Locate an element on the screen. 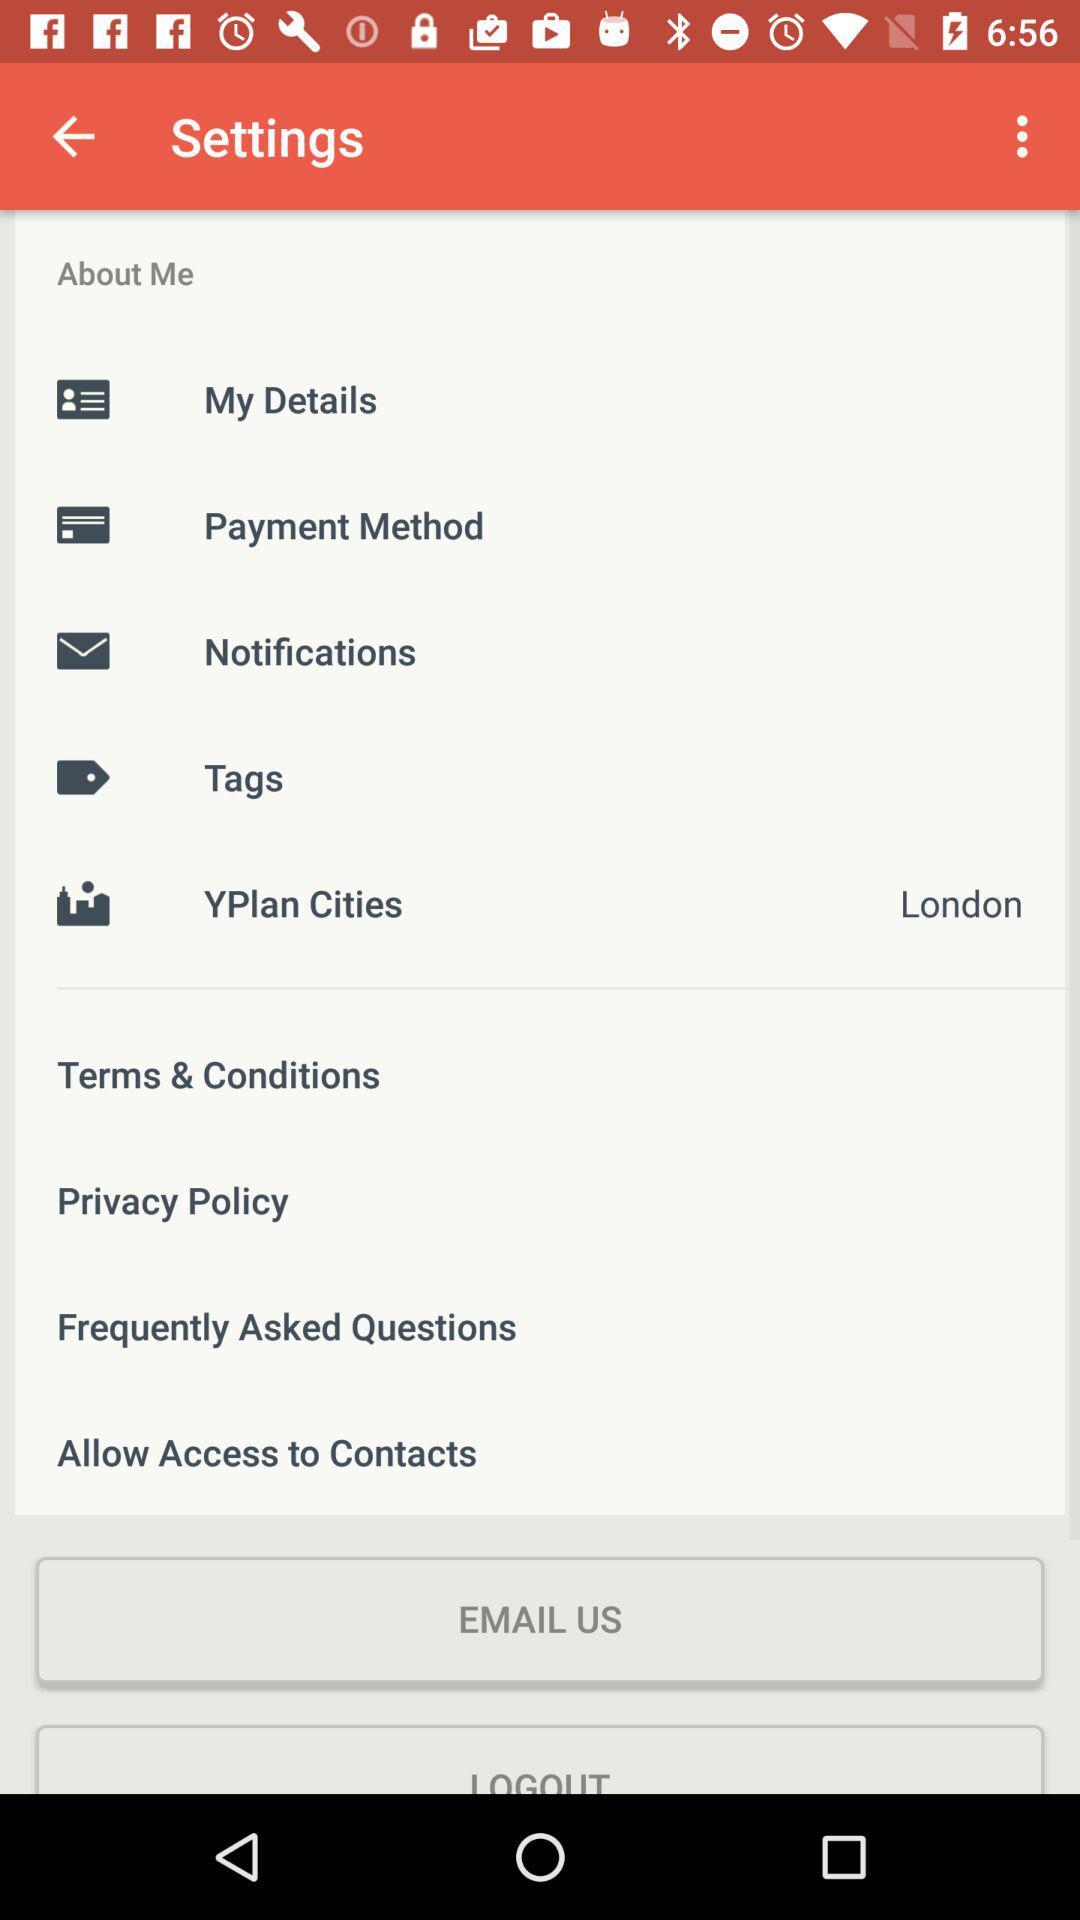  item above frequently asked questions icon is located at coordinates (540, 1200).